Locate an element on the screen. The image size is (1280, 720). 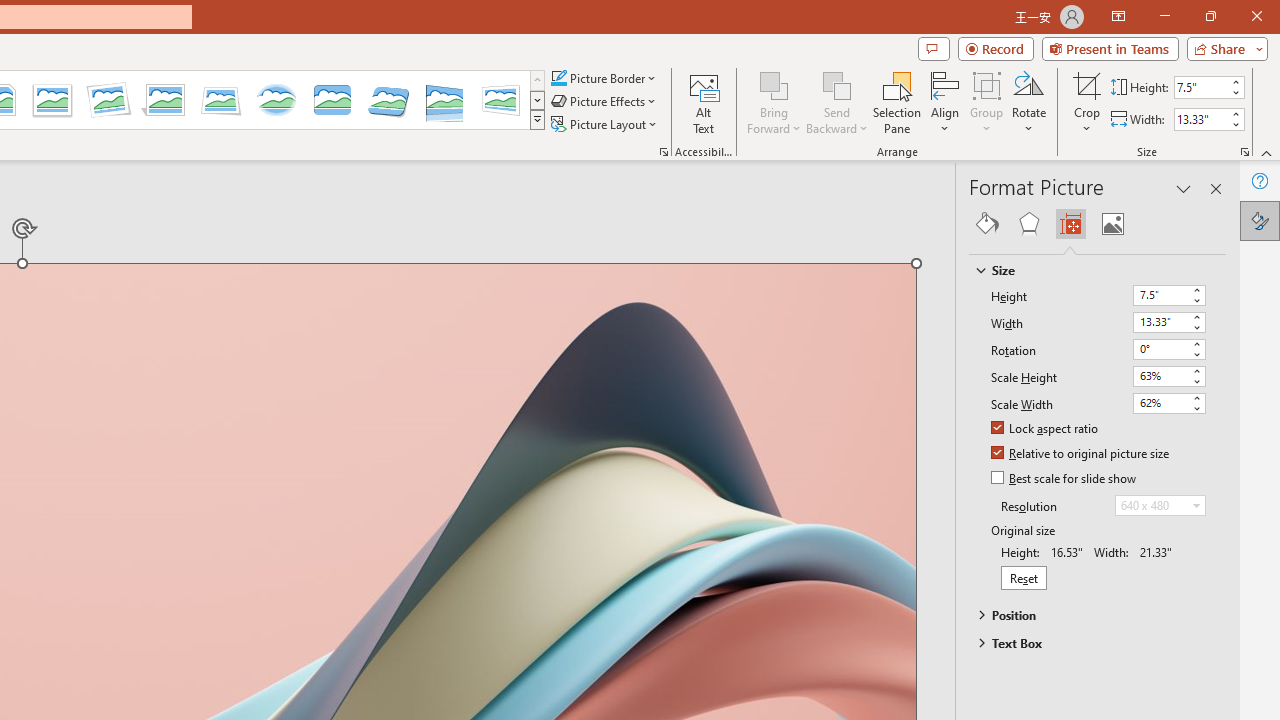
'Rotation' is located at coordinates (1169, 348).